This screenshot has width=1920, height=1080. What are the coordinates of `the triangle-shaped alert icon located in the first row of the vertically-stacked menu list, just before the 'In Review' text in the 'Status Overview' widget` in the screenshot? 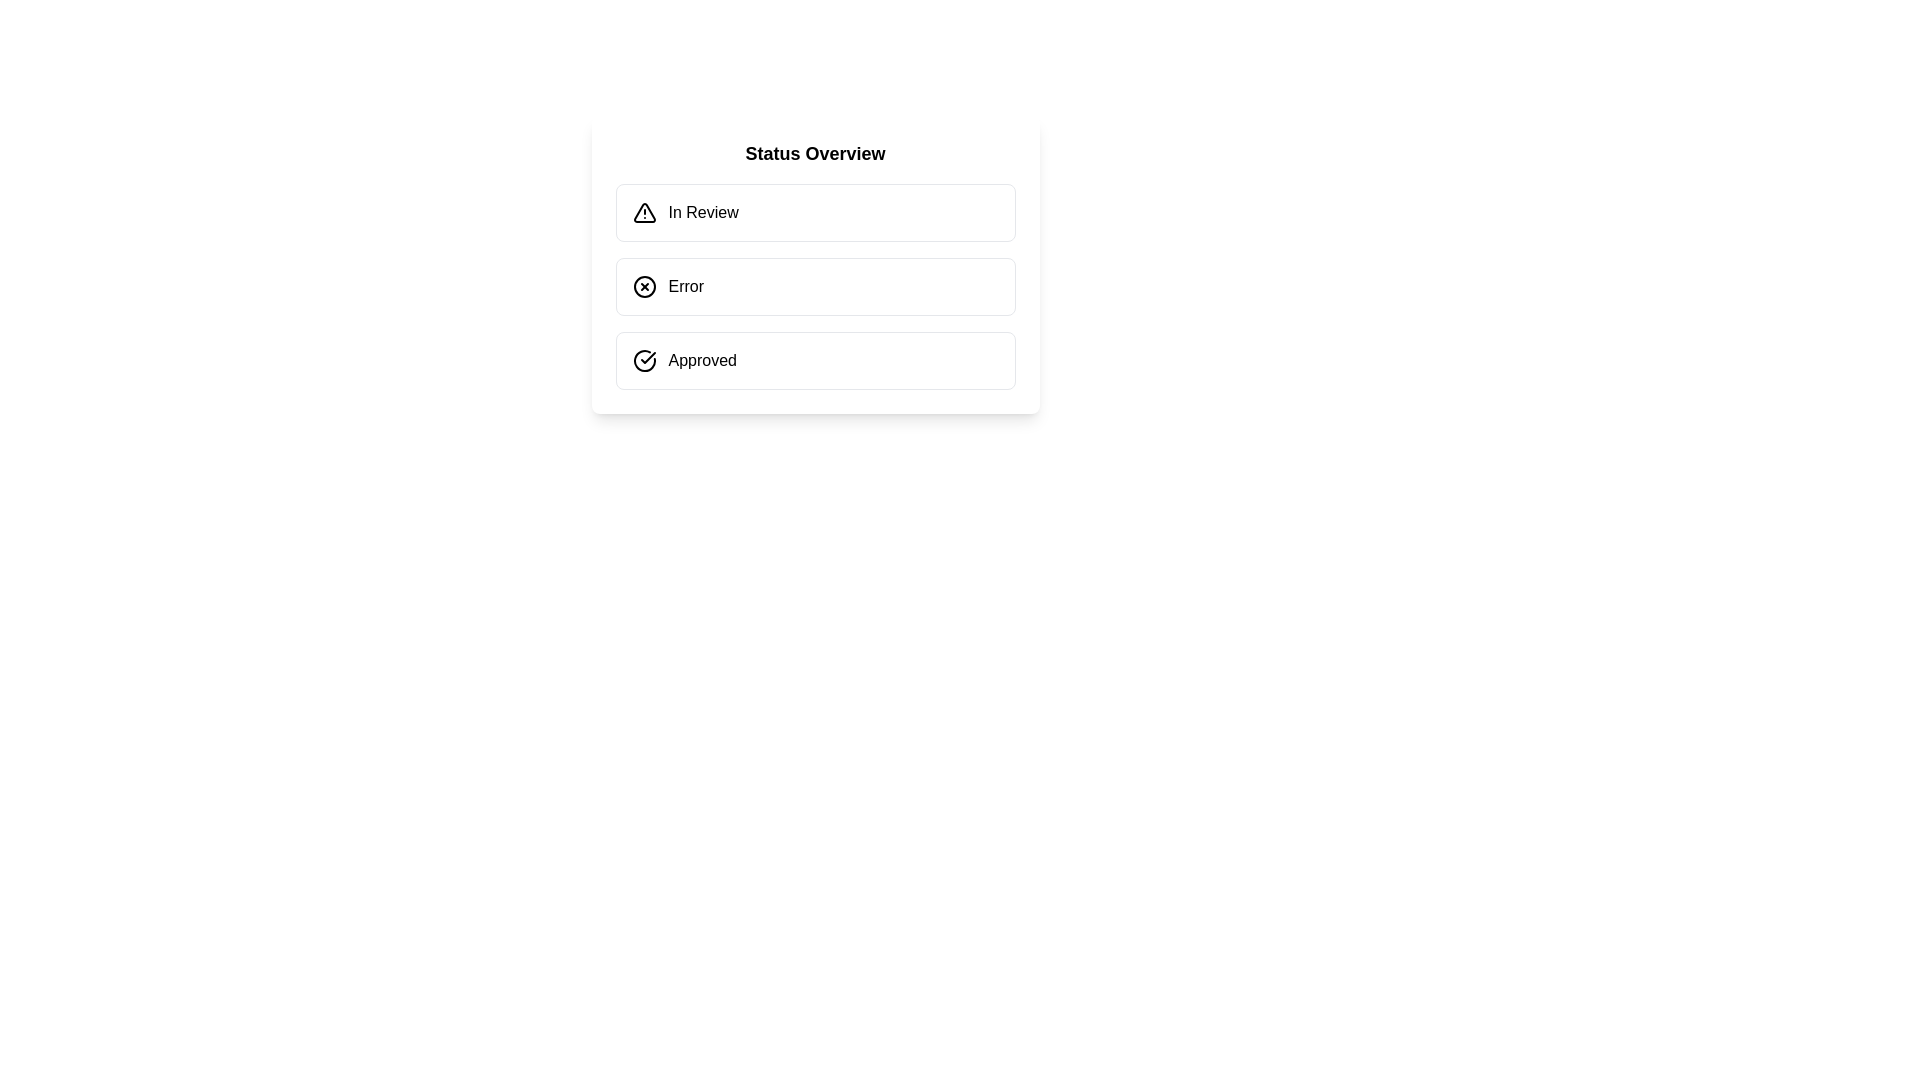 It's located at (644, 212).